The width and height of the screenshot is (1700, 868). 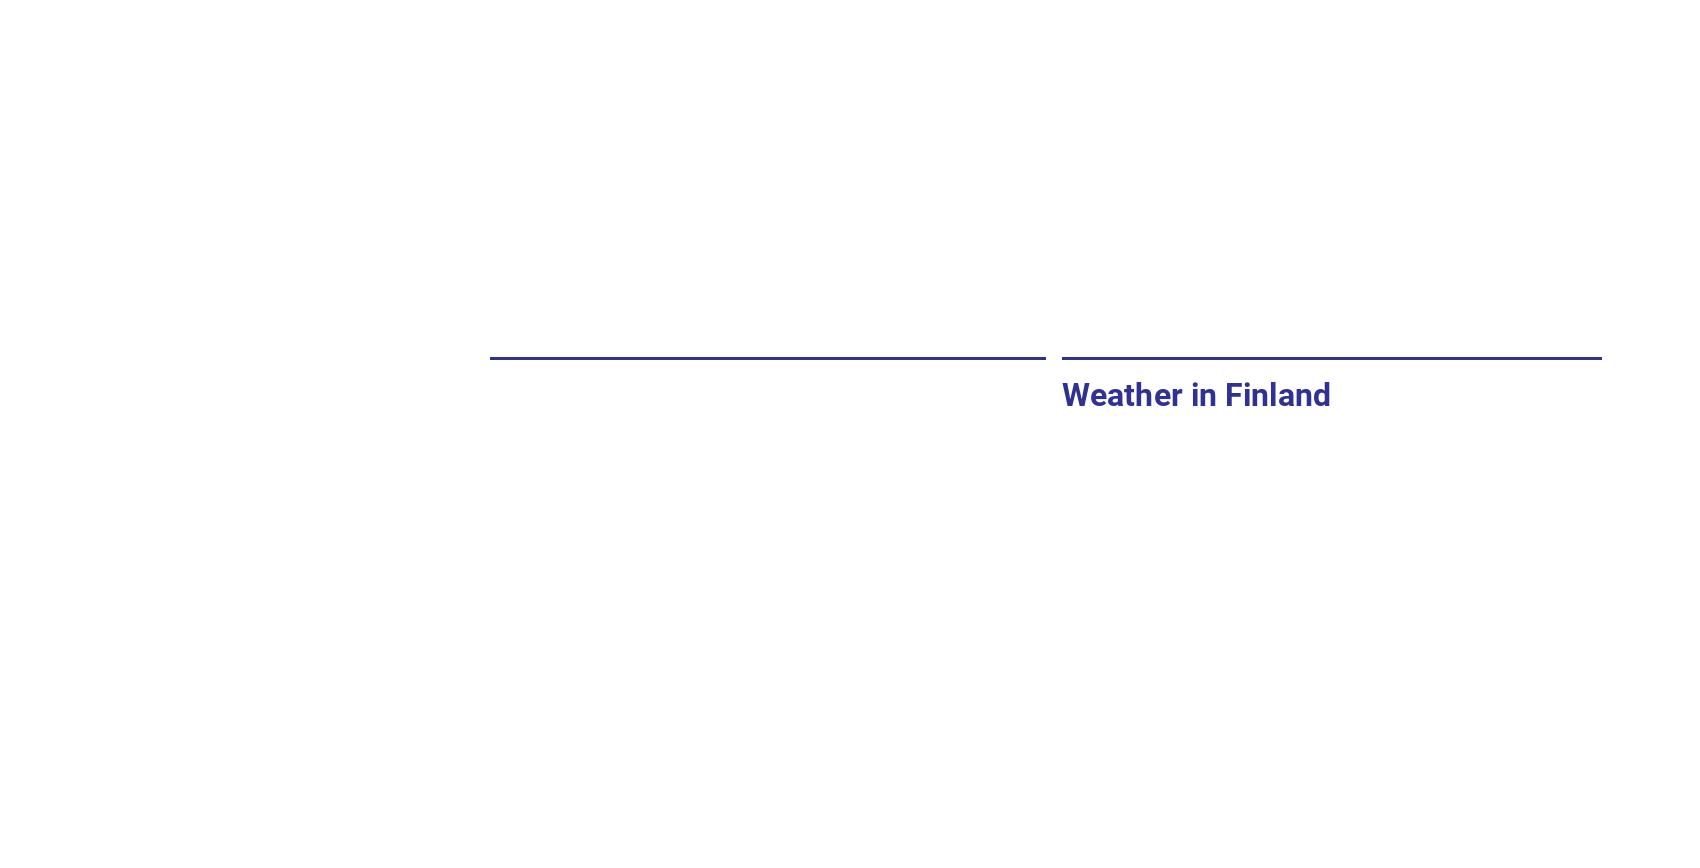 I want to click on 'An error occurred while searching for the weather radar animation. Please try again in a moment.', so click(x=505, y=474).